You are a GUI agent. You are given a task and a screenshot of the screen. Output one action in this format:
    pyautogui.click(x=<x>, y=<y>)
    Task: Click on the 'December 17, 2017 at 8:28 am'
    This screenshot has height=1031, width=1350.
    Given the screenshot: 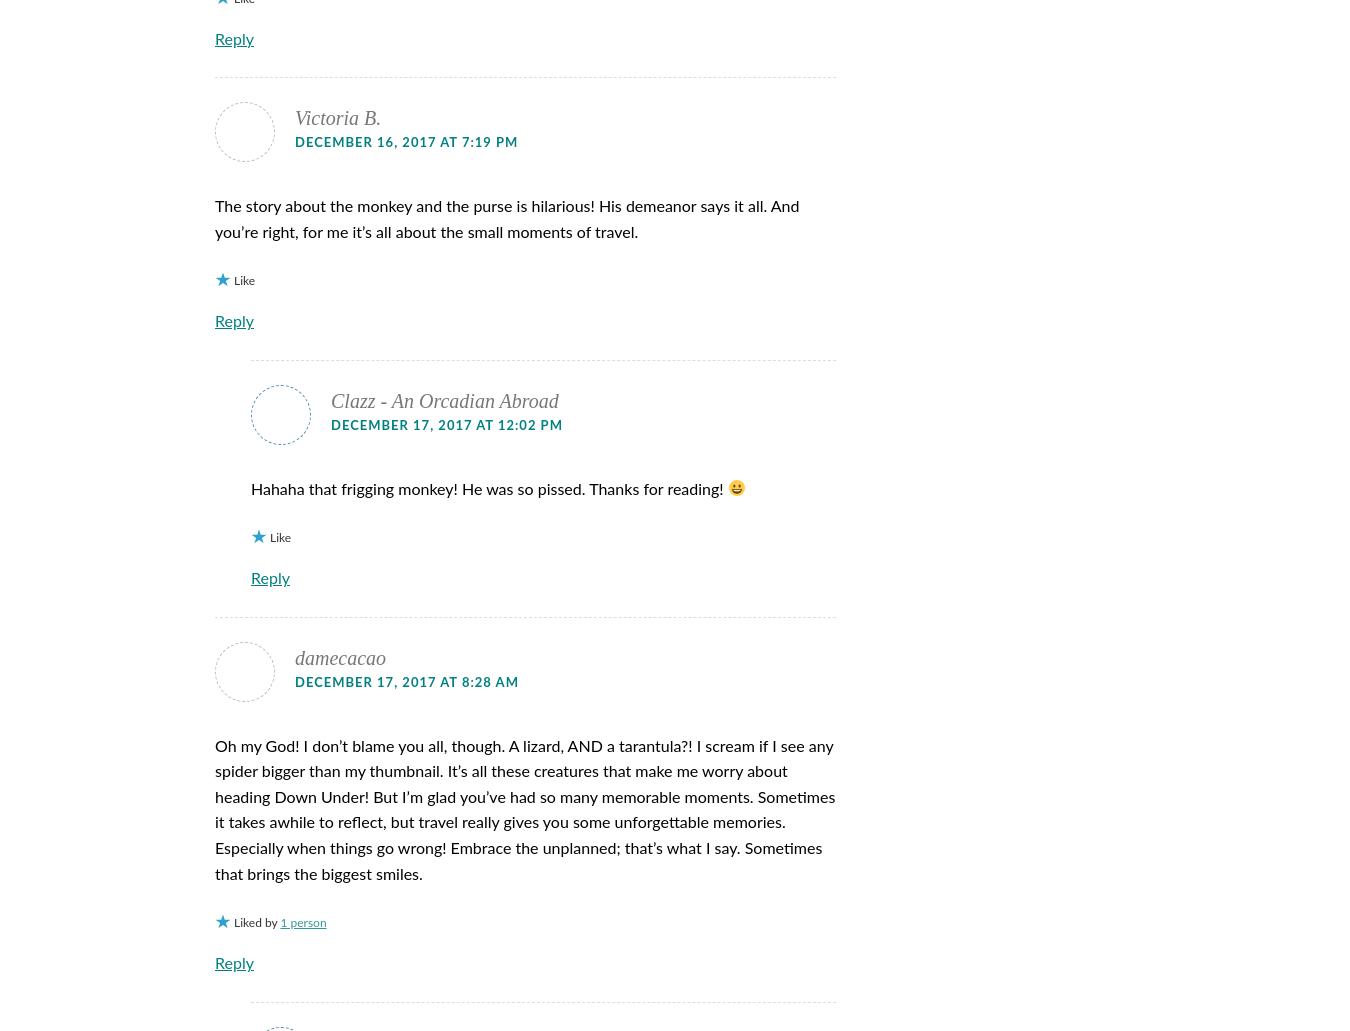 What is the action you would take?
    pyautogui.click(x=406, y=682)
    